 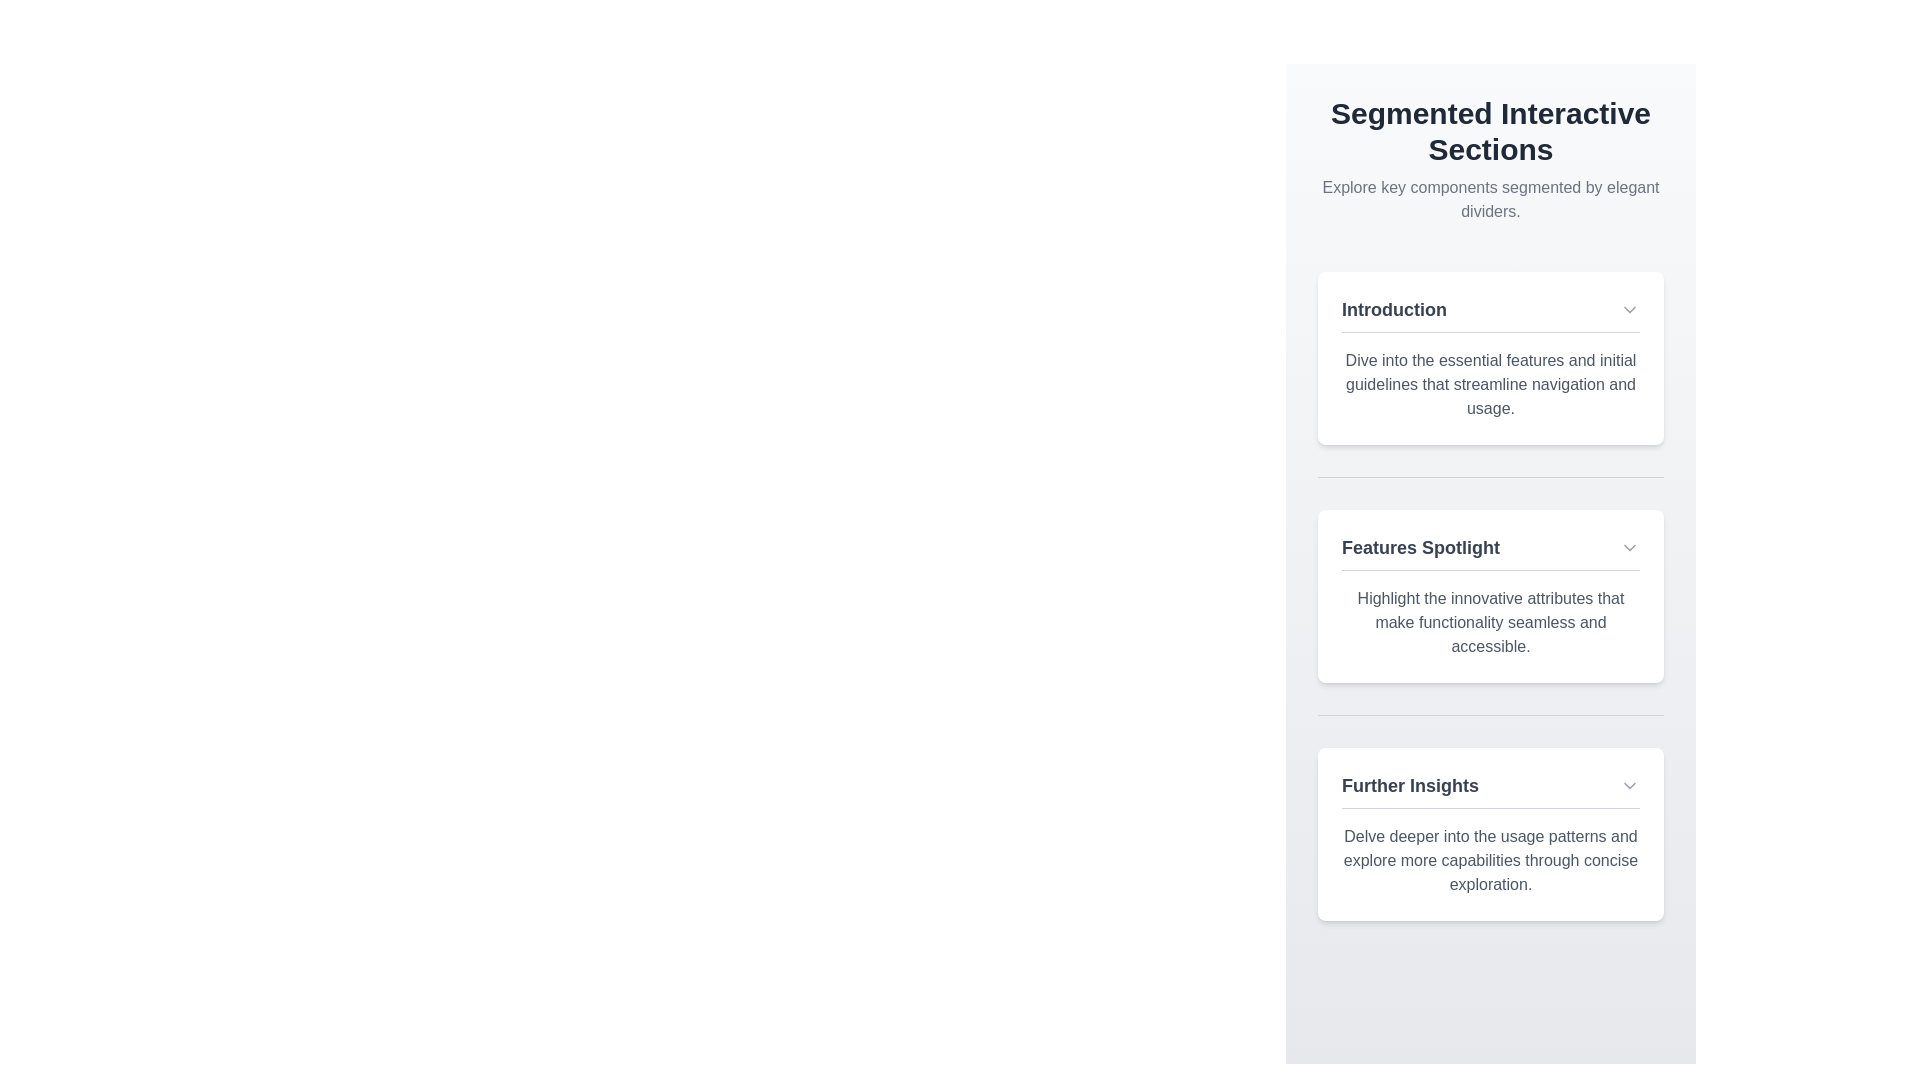 What do you see at coordinates (1491, 622) in the screenshot?
I see `text block containing 'Highlight the innovative attributes that make functionality seamless and accessible.' located in the 'Features Spotlight' section beneath its title` at bounding box center [1491, 622].